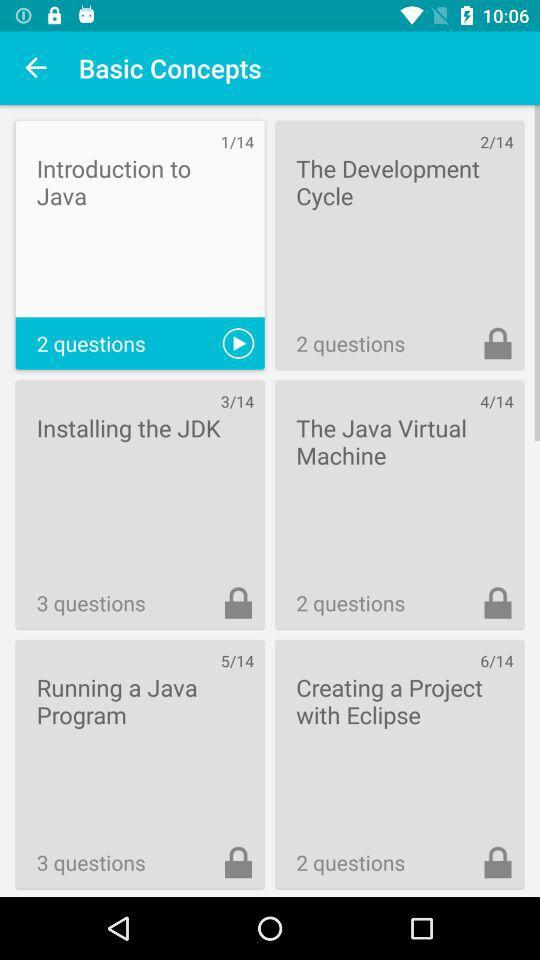 The width and height of the screenshot is (540, 960). What do you see at coordinates (36, 68) in the screenshot?
I see `icon next to basic concepts` at bounding box center [36, 68].